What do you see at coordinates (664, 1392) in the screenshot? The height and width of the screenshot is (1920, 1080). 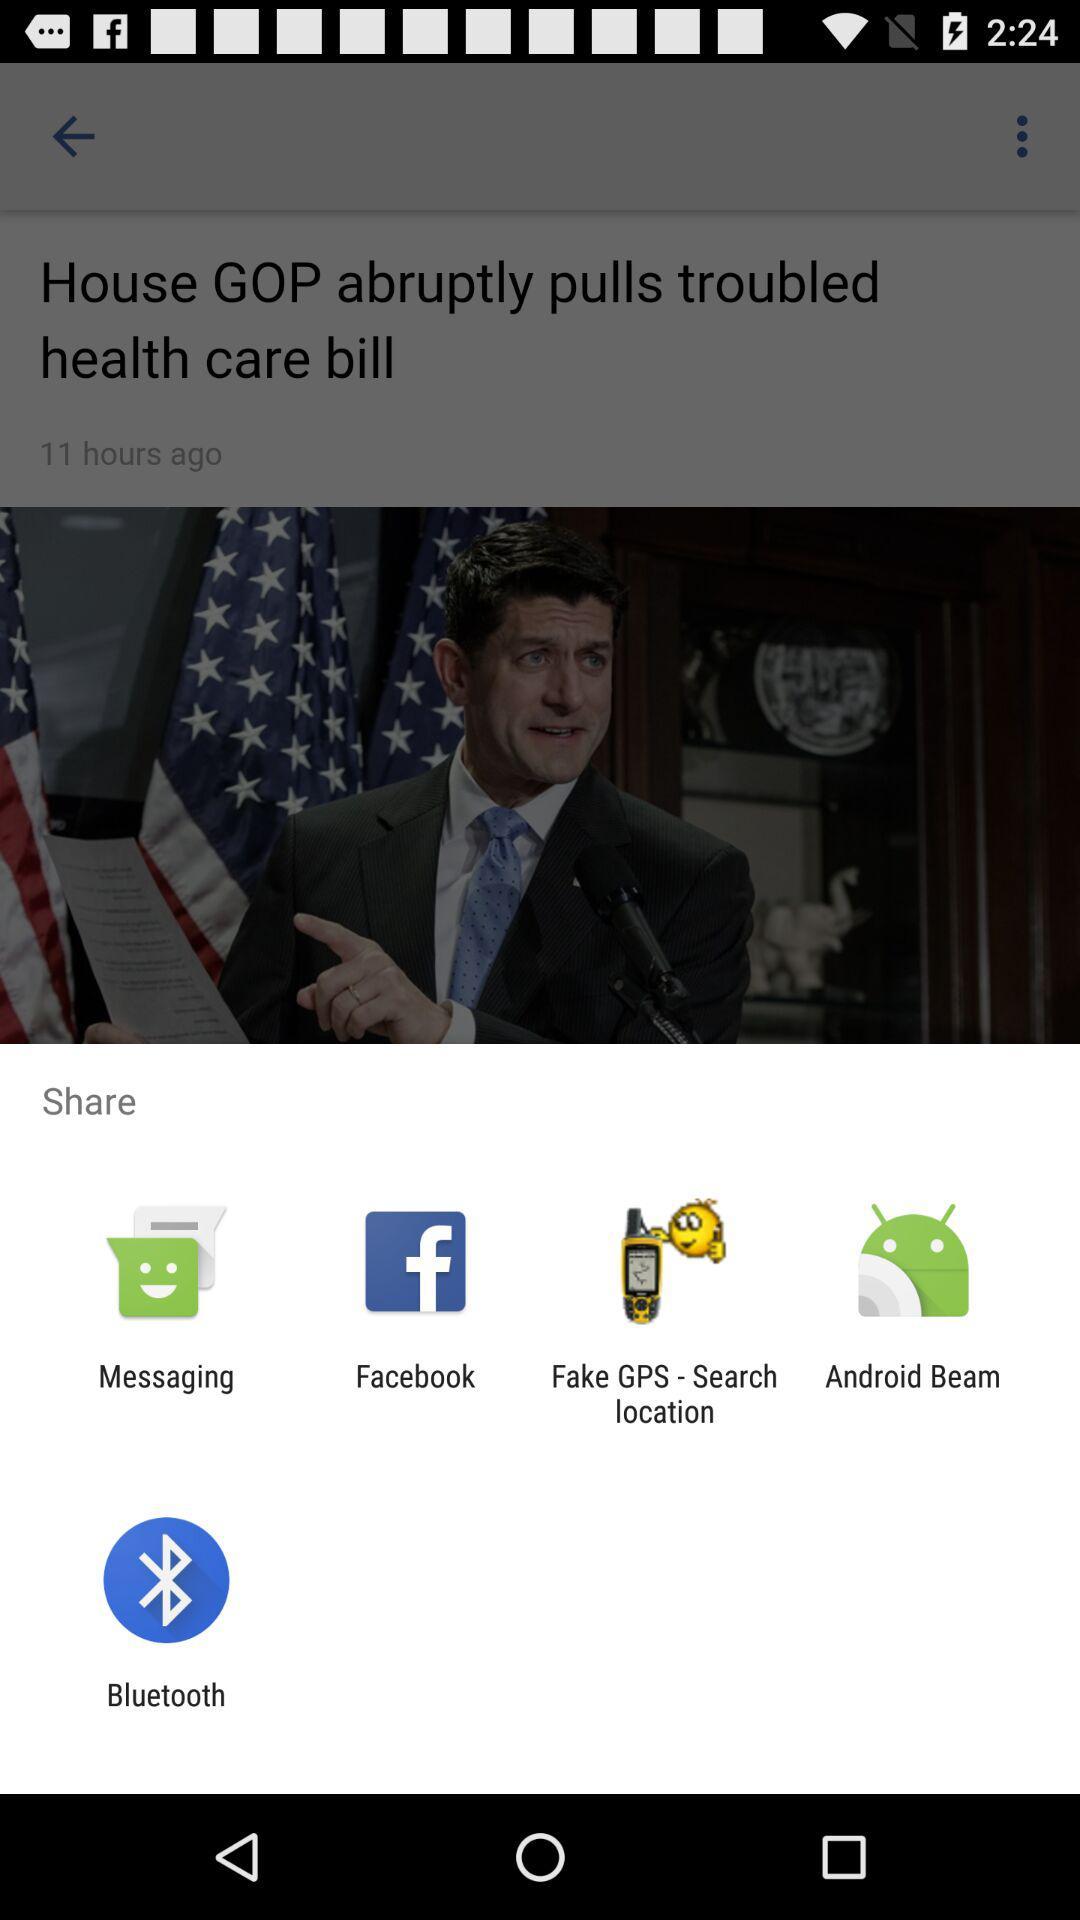 I see `fake gps search` at bounding box center [664, 1392].